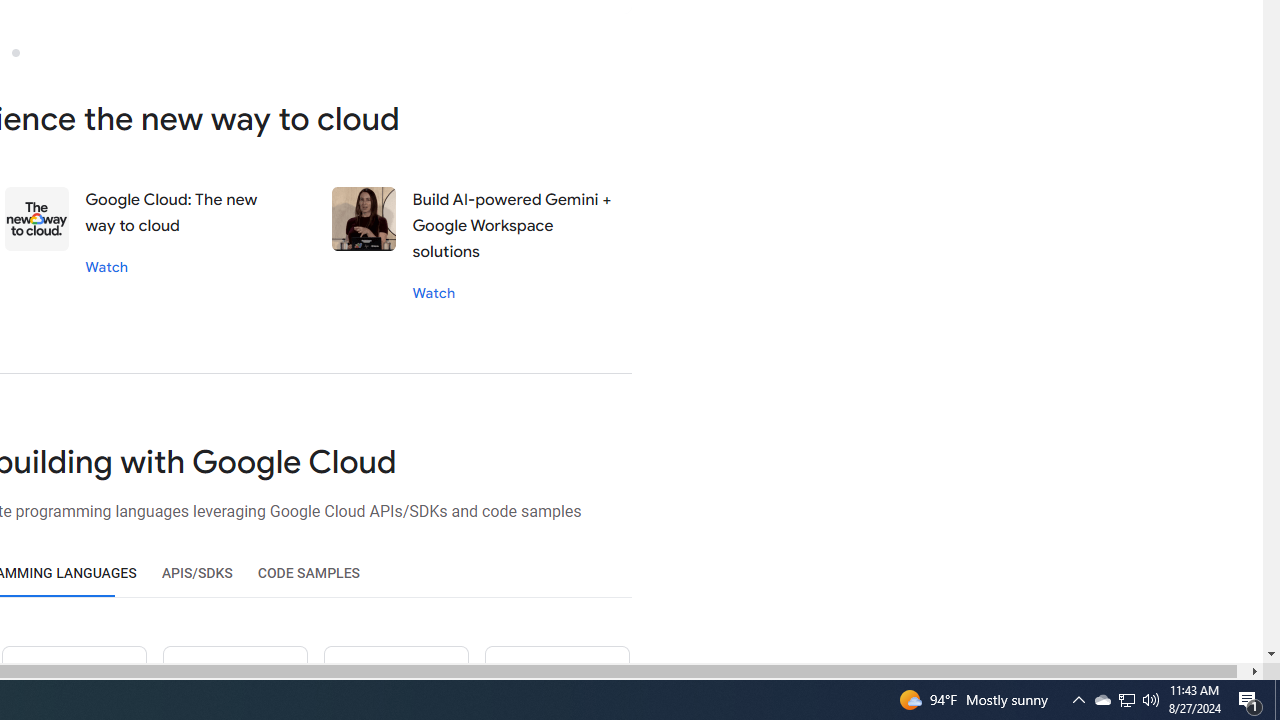 The image size is (1280, 720). Describe the element at coordinates (364, 219) in the screenshot. I see `'Stephanie wong'` at that location.